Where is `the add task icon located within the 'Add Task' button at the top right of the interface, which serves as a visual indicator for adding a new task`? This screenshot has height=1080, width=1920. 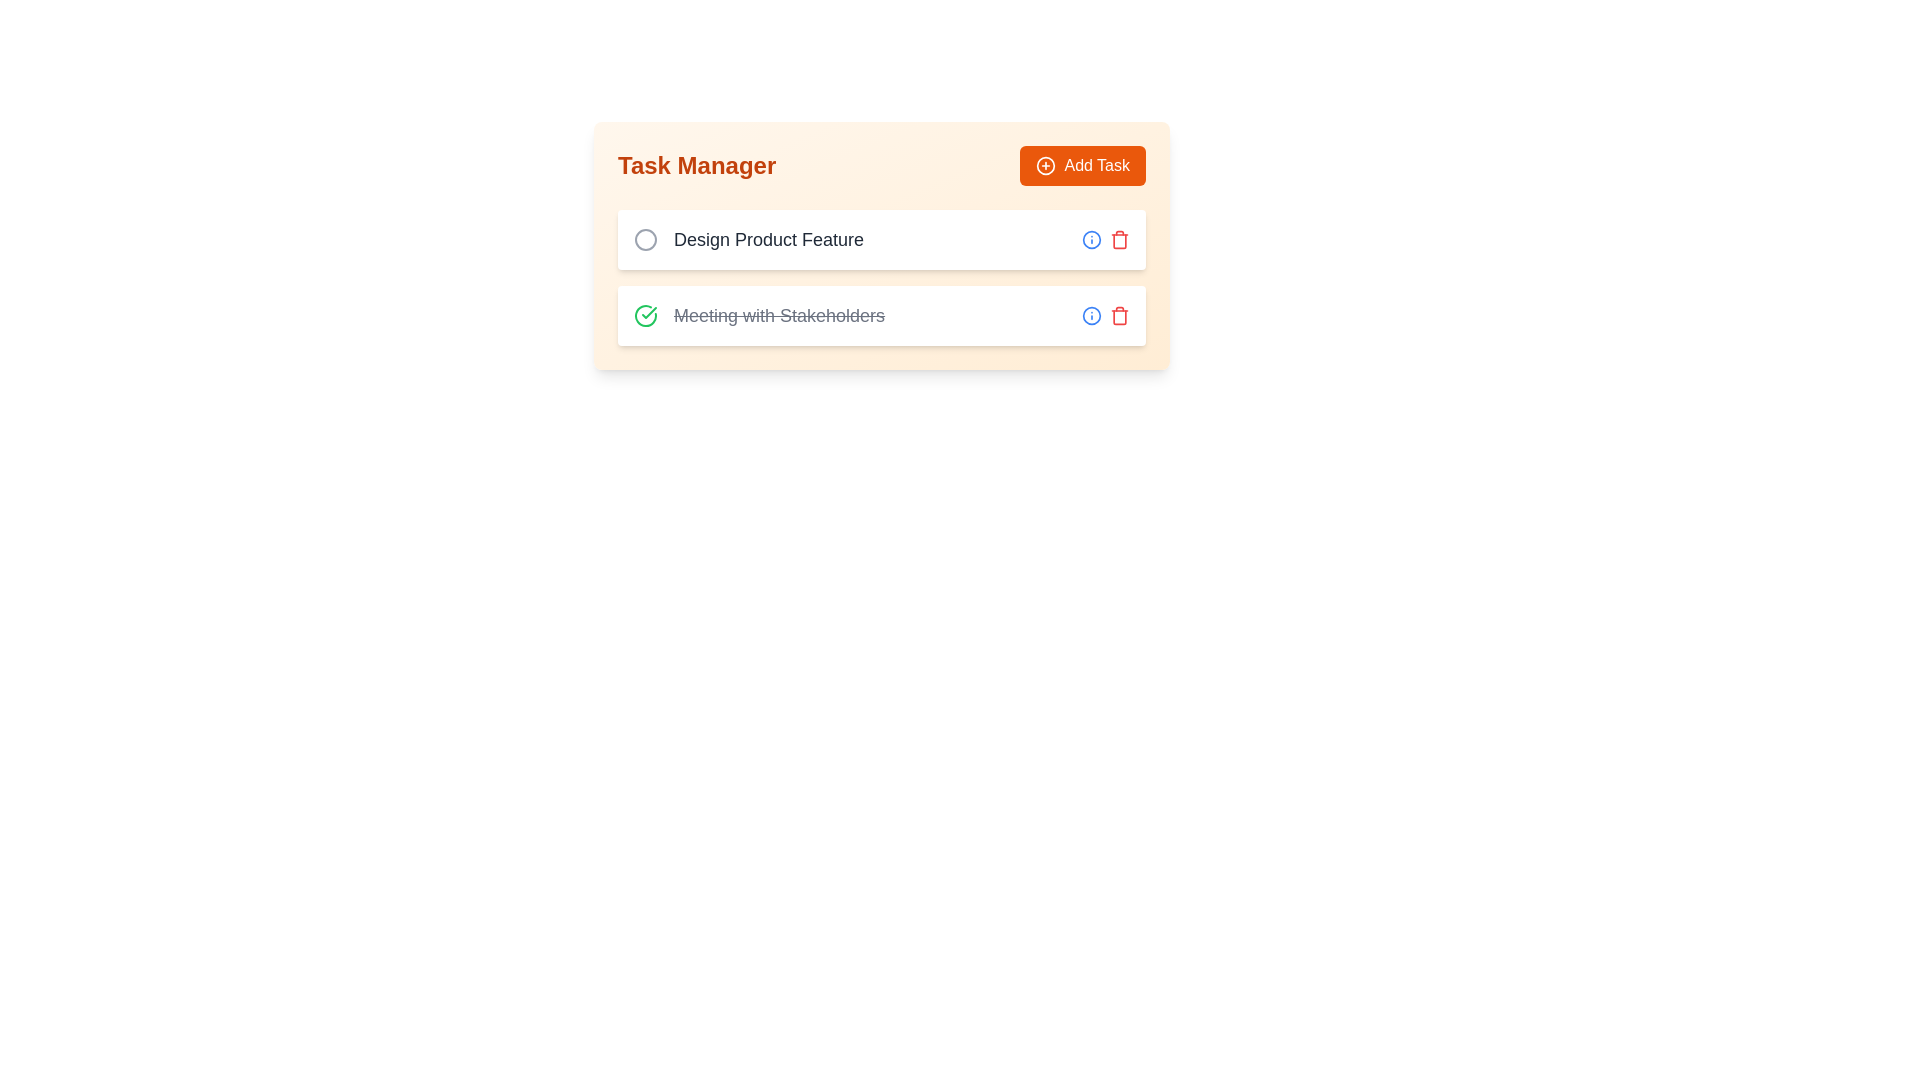 the add task icon located within the 'Add Task' button at the top right of the interface, which serves as a visual indicator for adding a new task is located at coordinates (1045, 164).